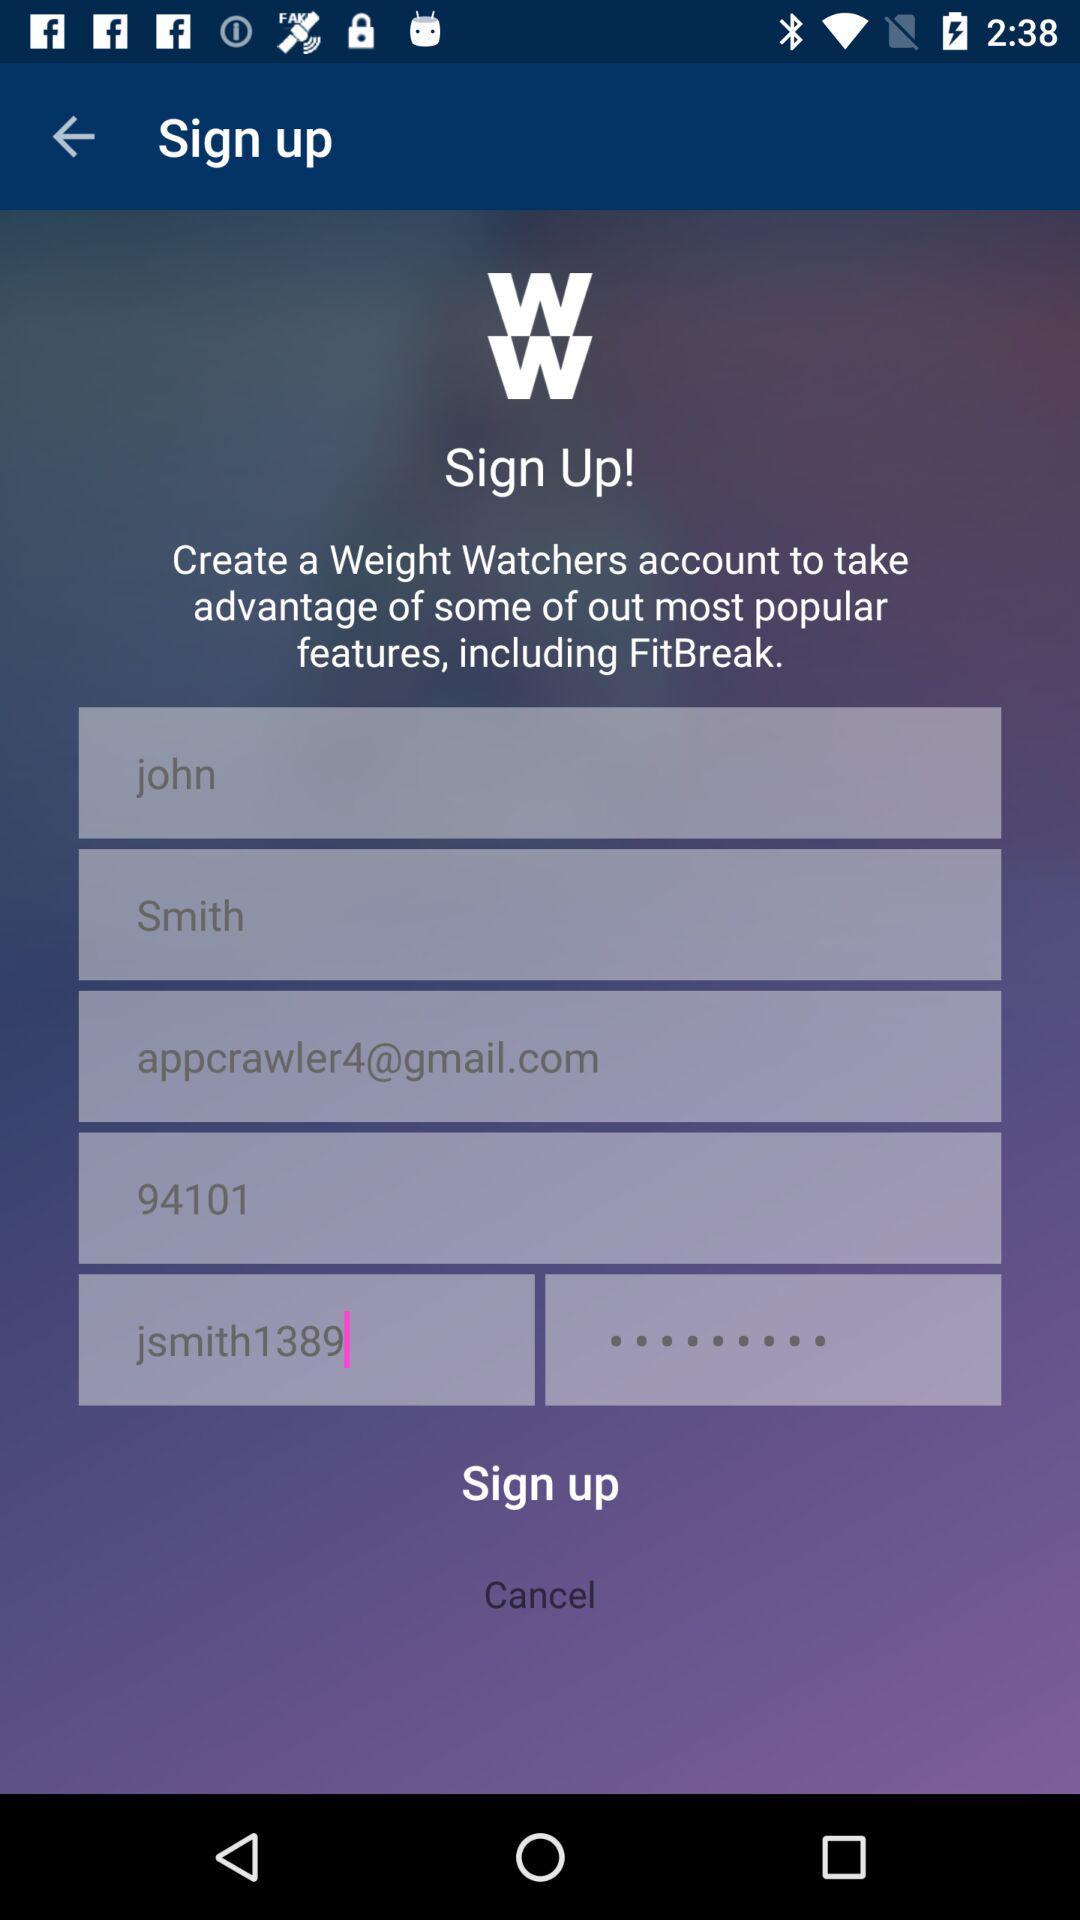 Image resolution: width=1080 pixels, height=1920 pixels. I want to click on appcrawler4@gmail.com icon, so click(540, 1055).